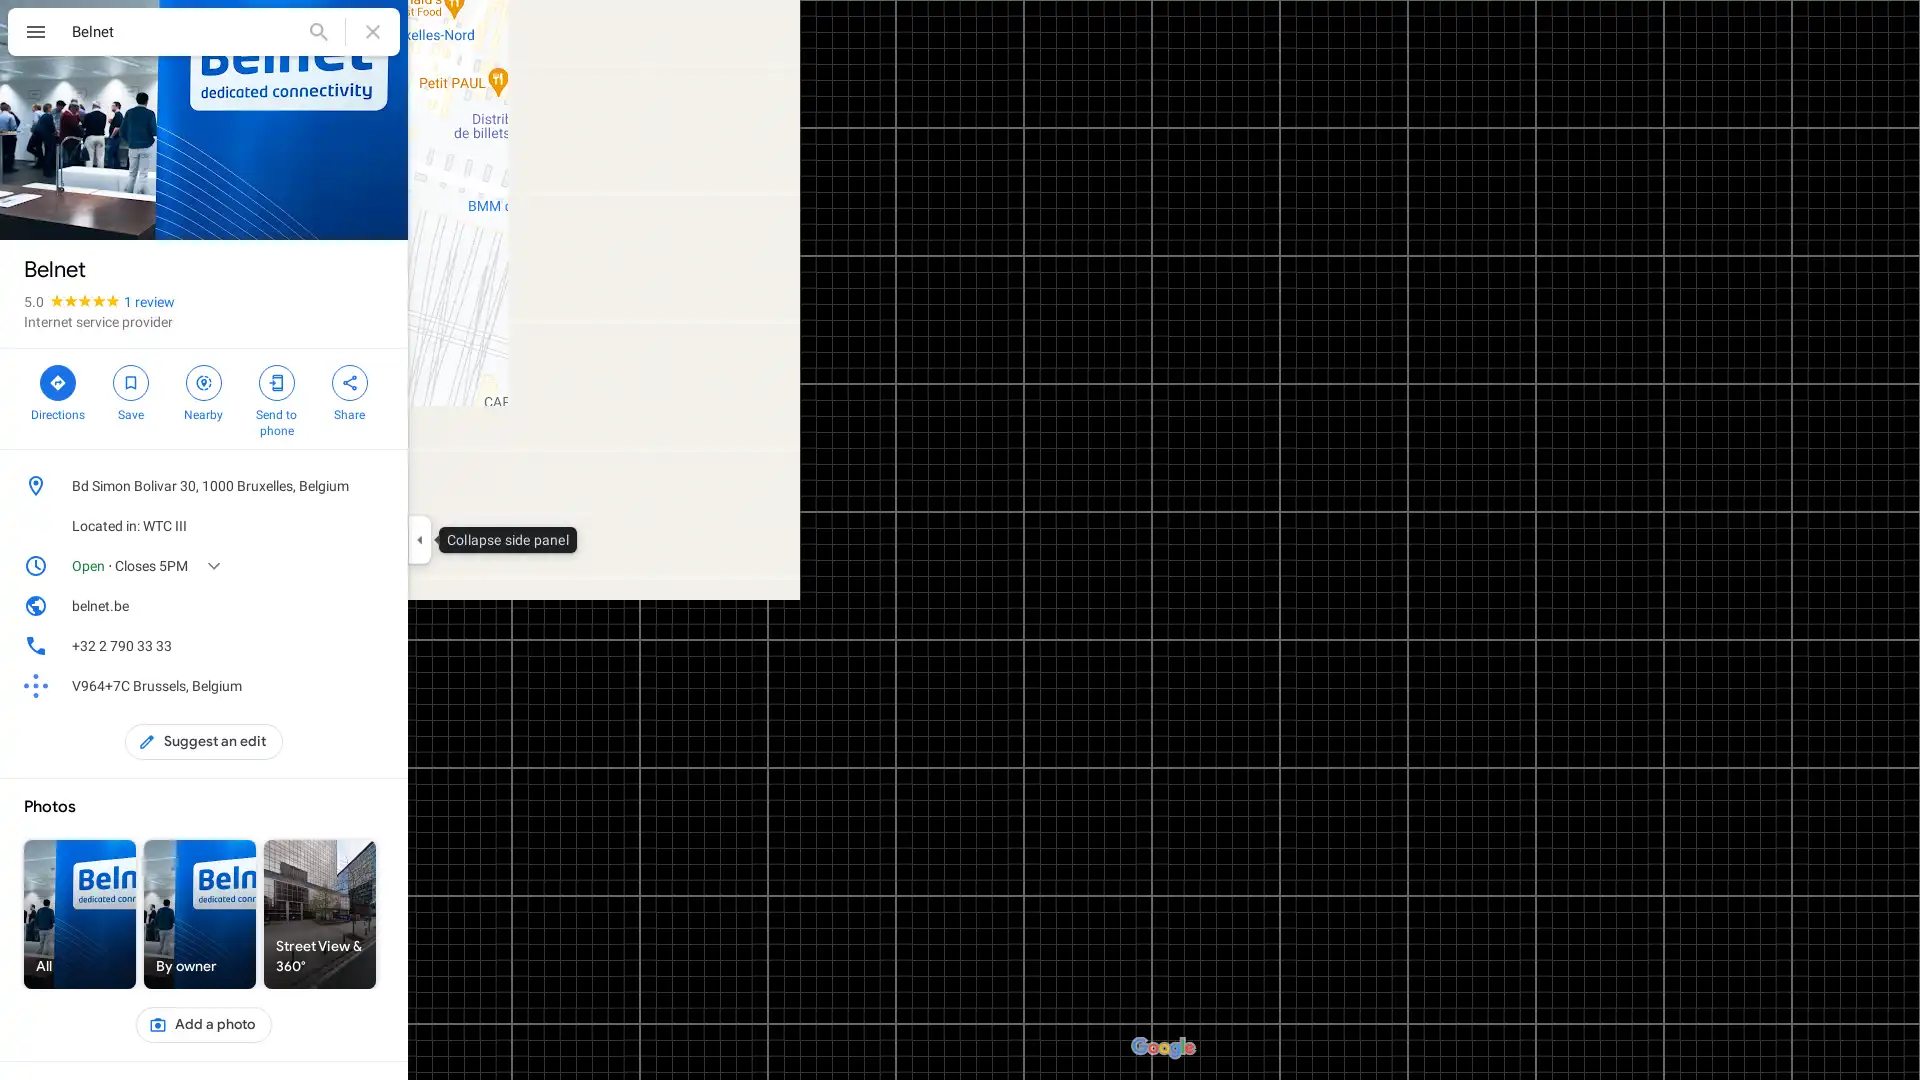 The height and width of the screenshot is (1080, 1920). What do you see at coordinates (344, 604) in the screenshot?
I see `Open website` at bounding box center [344, 604].